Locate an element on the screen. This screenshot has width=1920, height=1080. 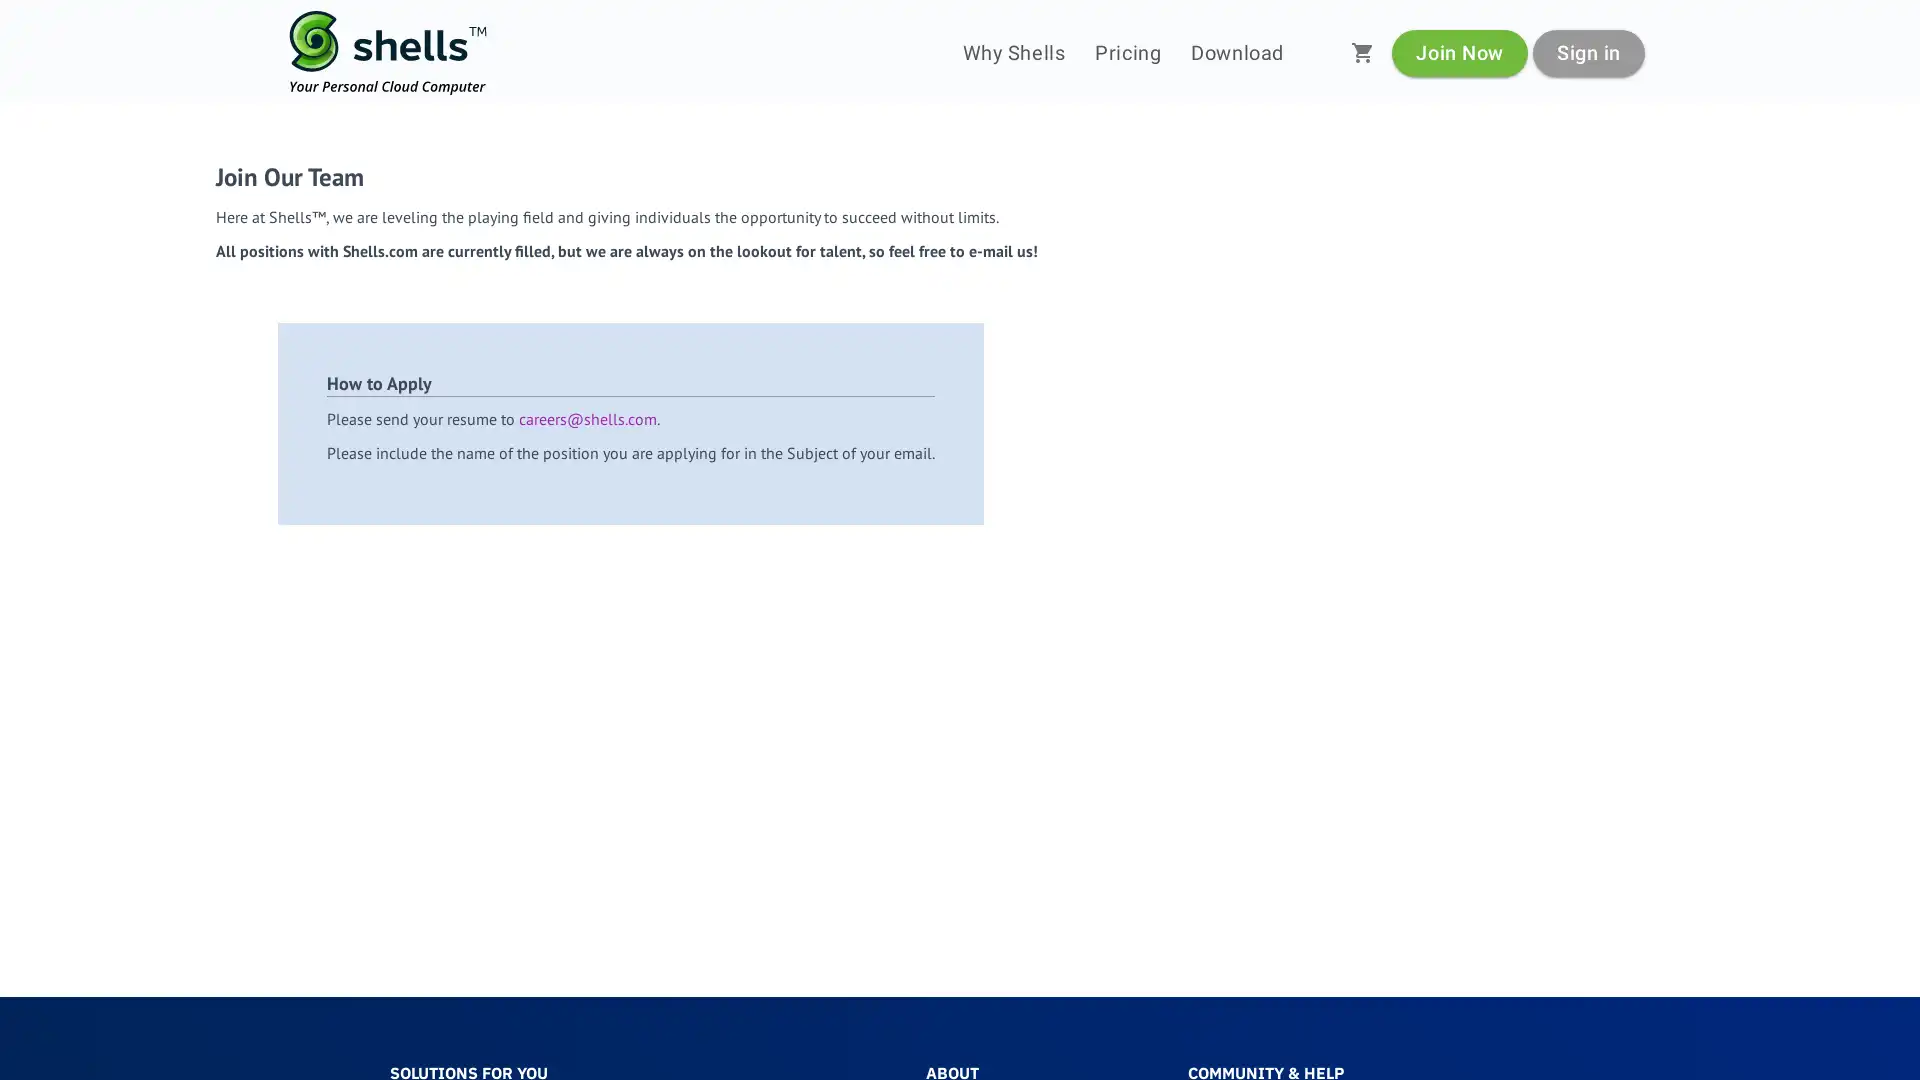
Why Shells is located at coordinates (1013, 52).